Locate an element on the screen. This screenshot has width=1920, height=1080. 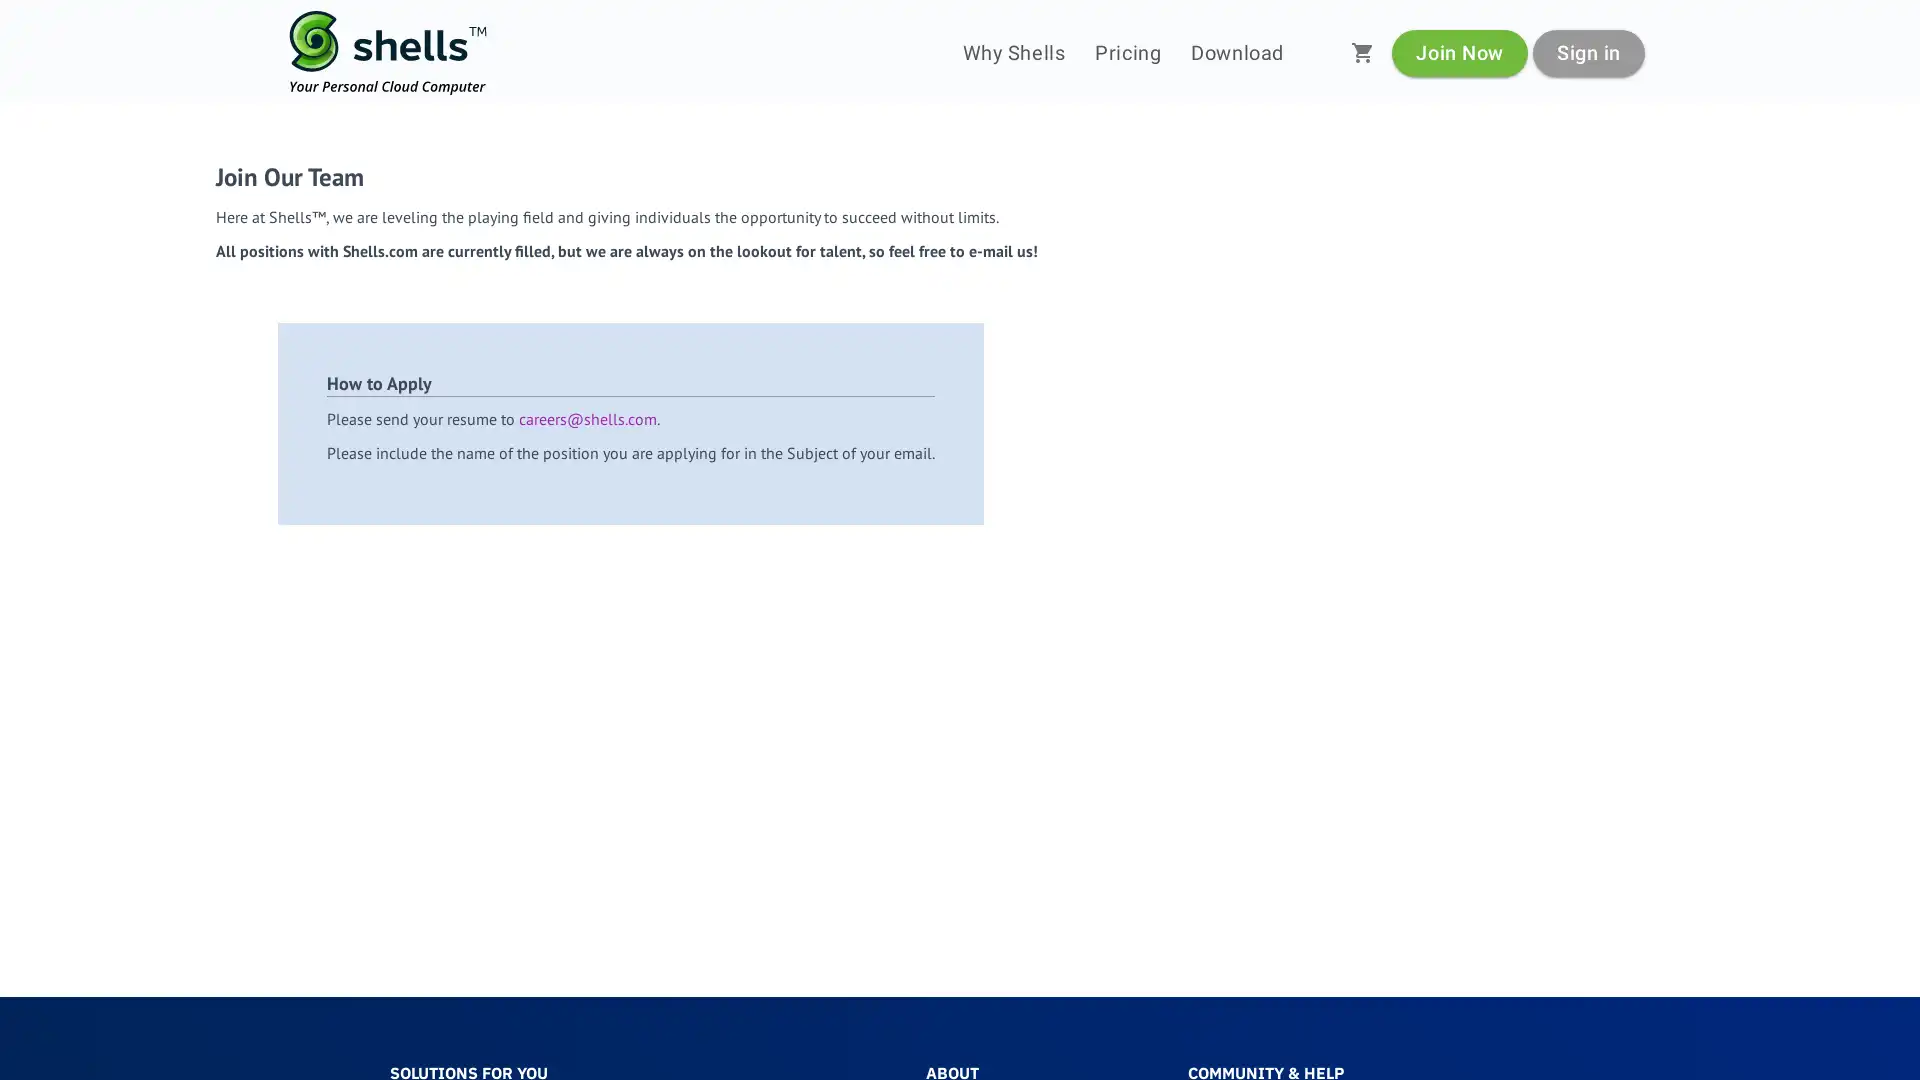
Why Shells is located at coordinates (1013, 52).